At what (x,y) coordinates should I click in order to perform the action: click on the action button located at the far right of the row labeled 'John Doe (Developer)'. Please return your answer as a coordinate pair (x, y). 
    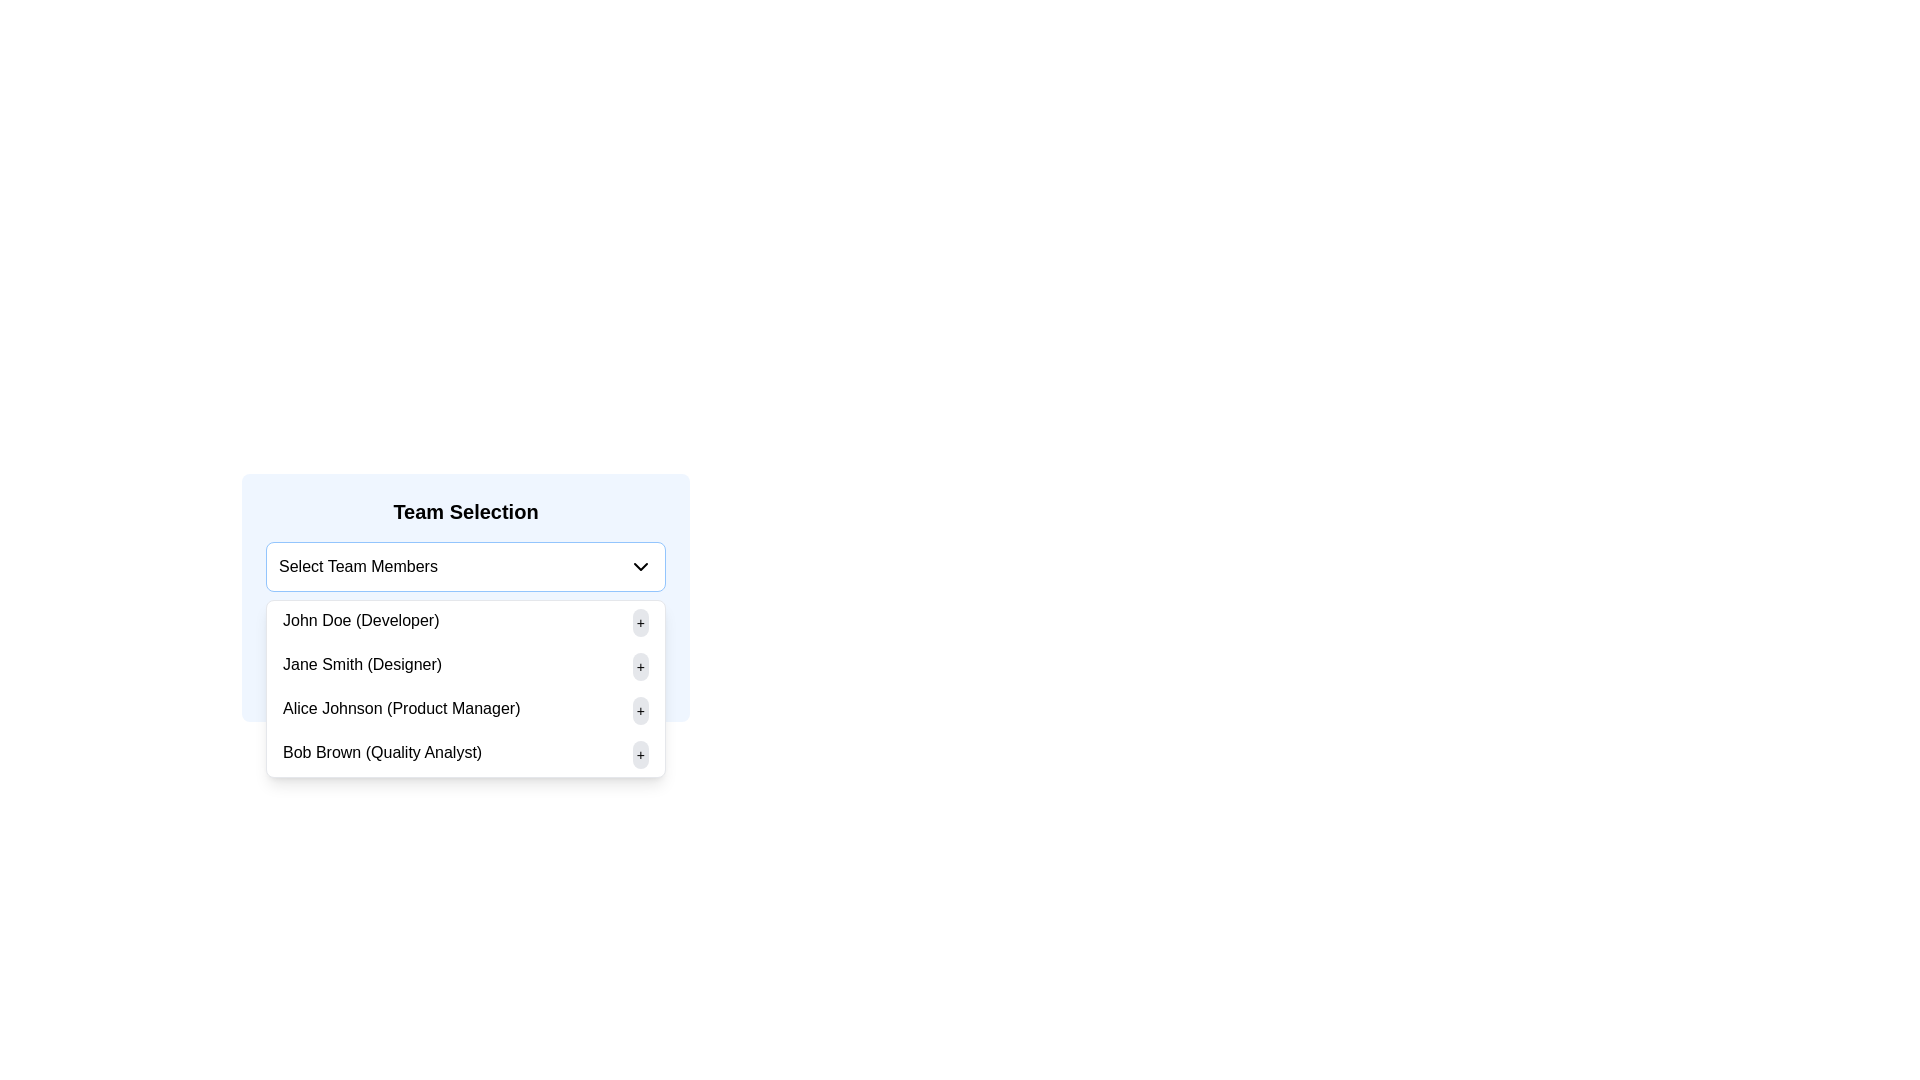
    Looking at the image, I should click on (640, 622).